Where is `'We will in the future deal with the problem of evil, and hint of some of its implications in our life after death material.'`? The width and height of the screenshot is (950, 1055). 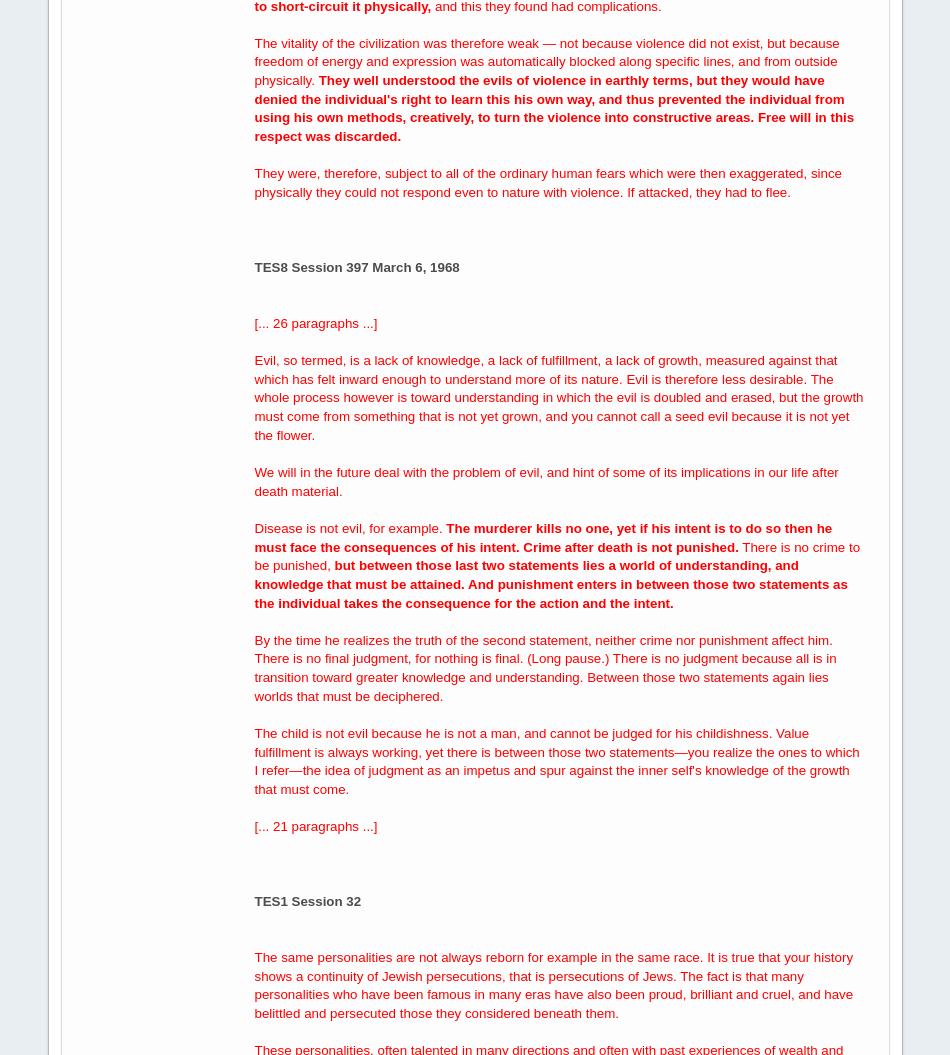 'We will in the future deal with the problem of evil, and hint of some of its implications in our life after death material.' is located at coordinates (253, 480).